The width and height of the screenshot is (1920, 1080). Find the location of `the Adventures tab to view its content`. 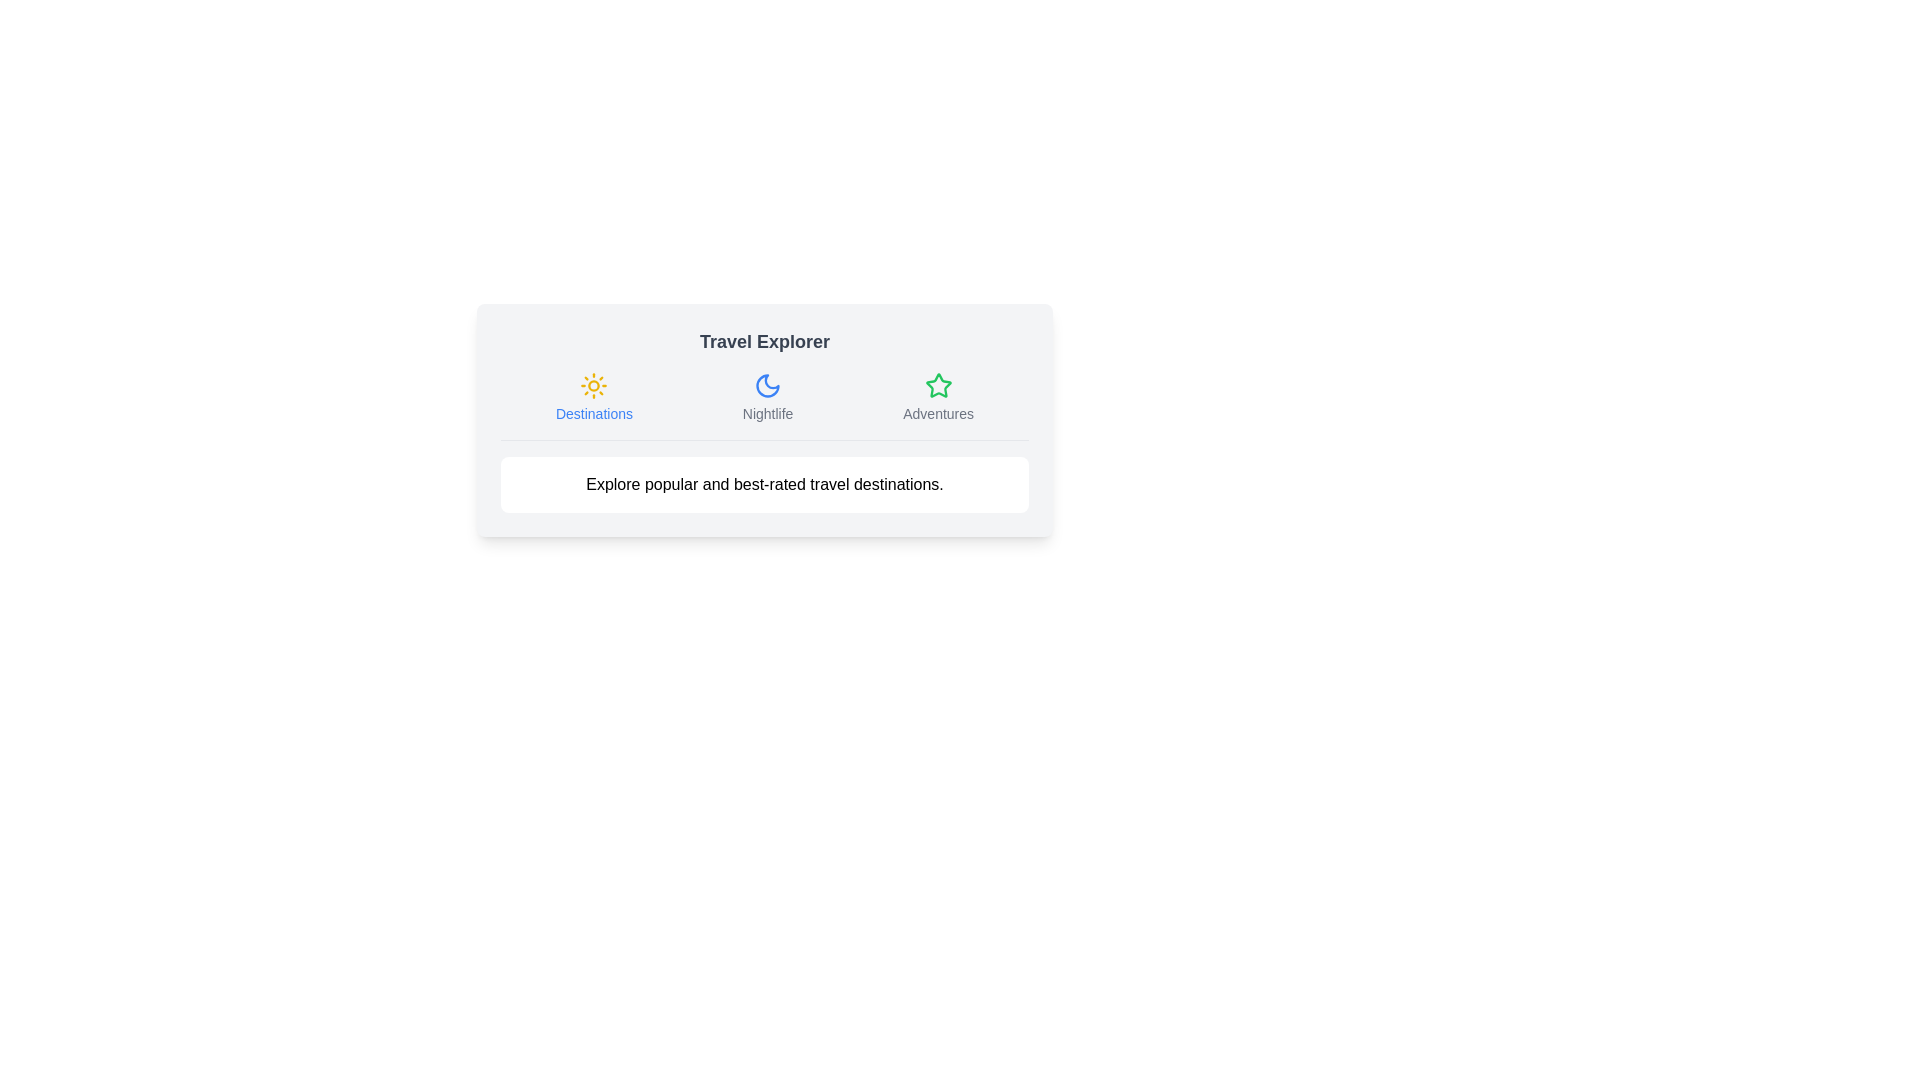

the Adventures tab to view its content is located at coordinates (937, 397).